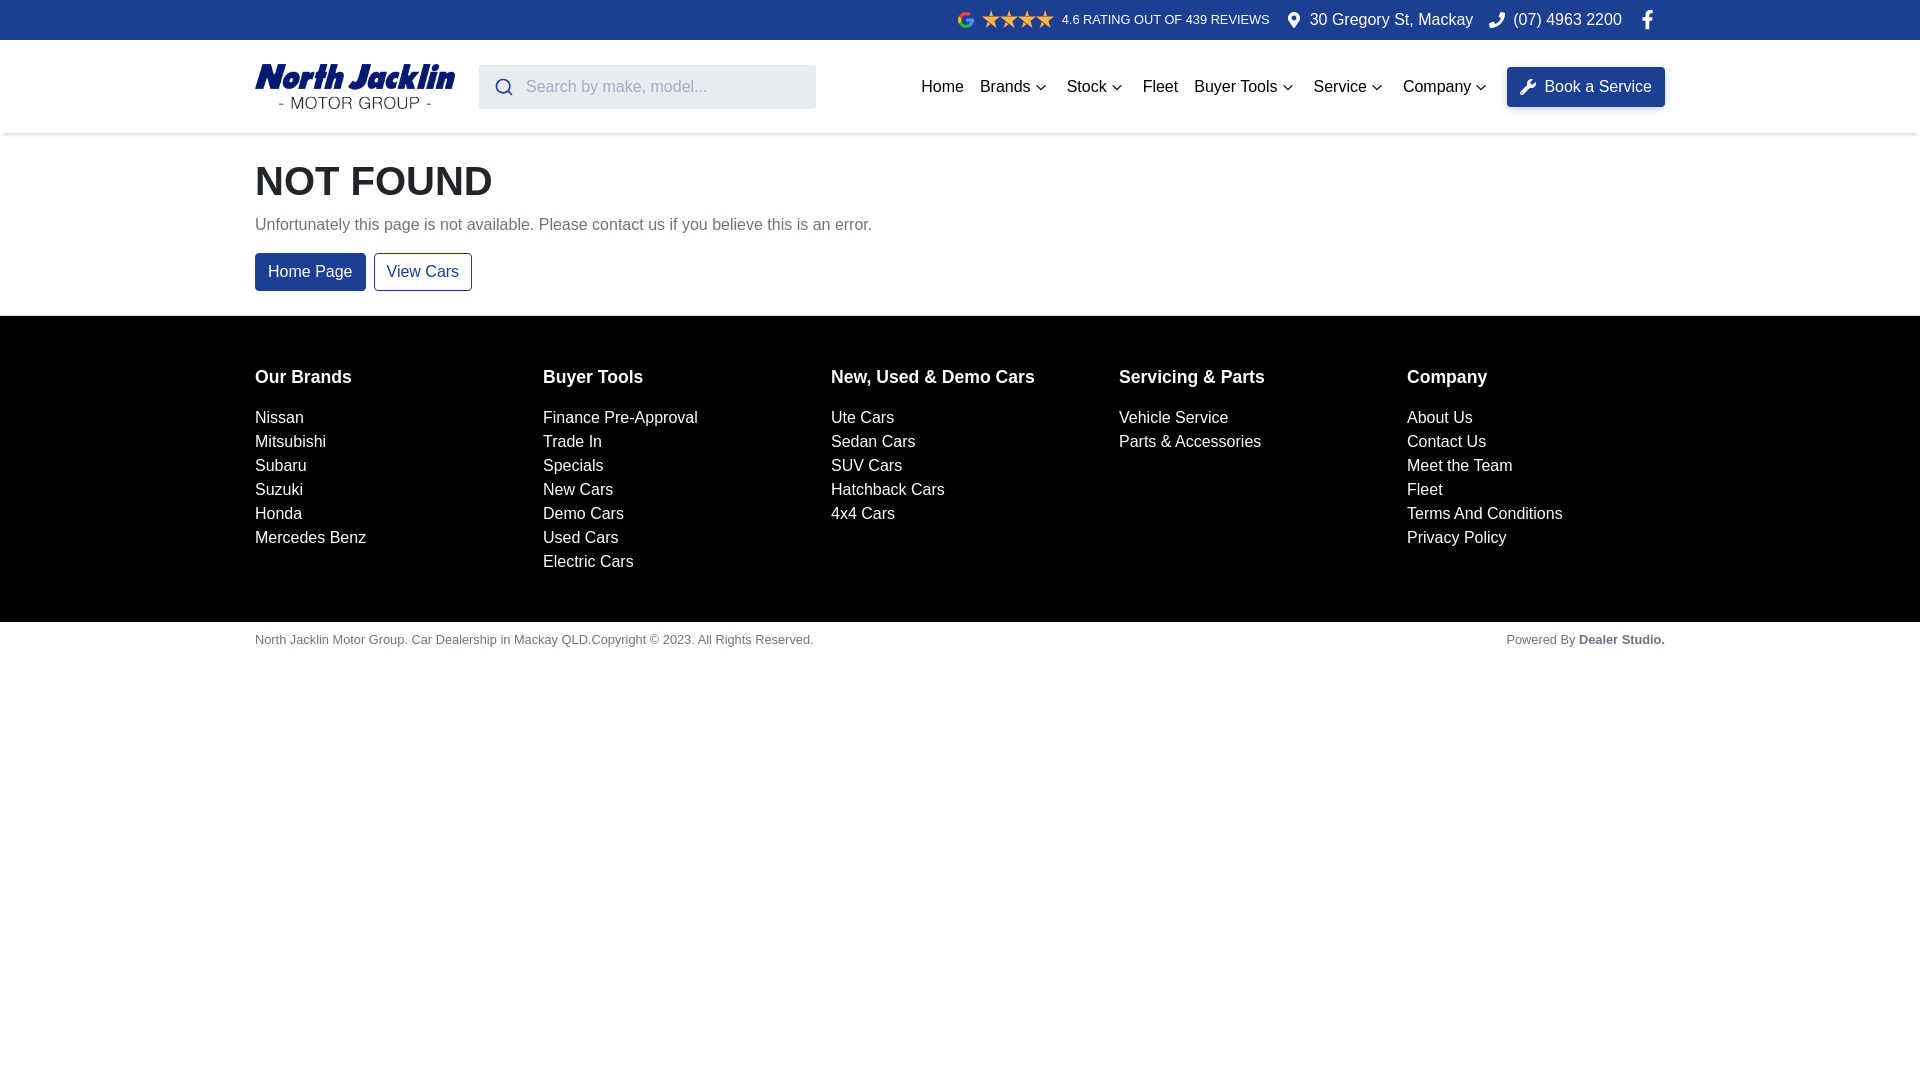  What do you see at coordinates (830, 512) in the screenshot?
I see `'4x4 Cars'` at bounding box center [830, 512].